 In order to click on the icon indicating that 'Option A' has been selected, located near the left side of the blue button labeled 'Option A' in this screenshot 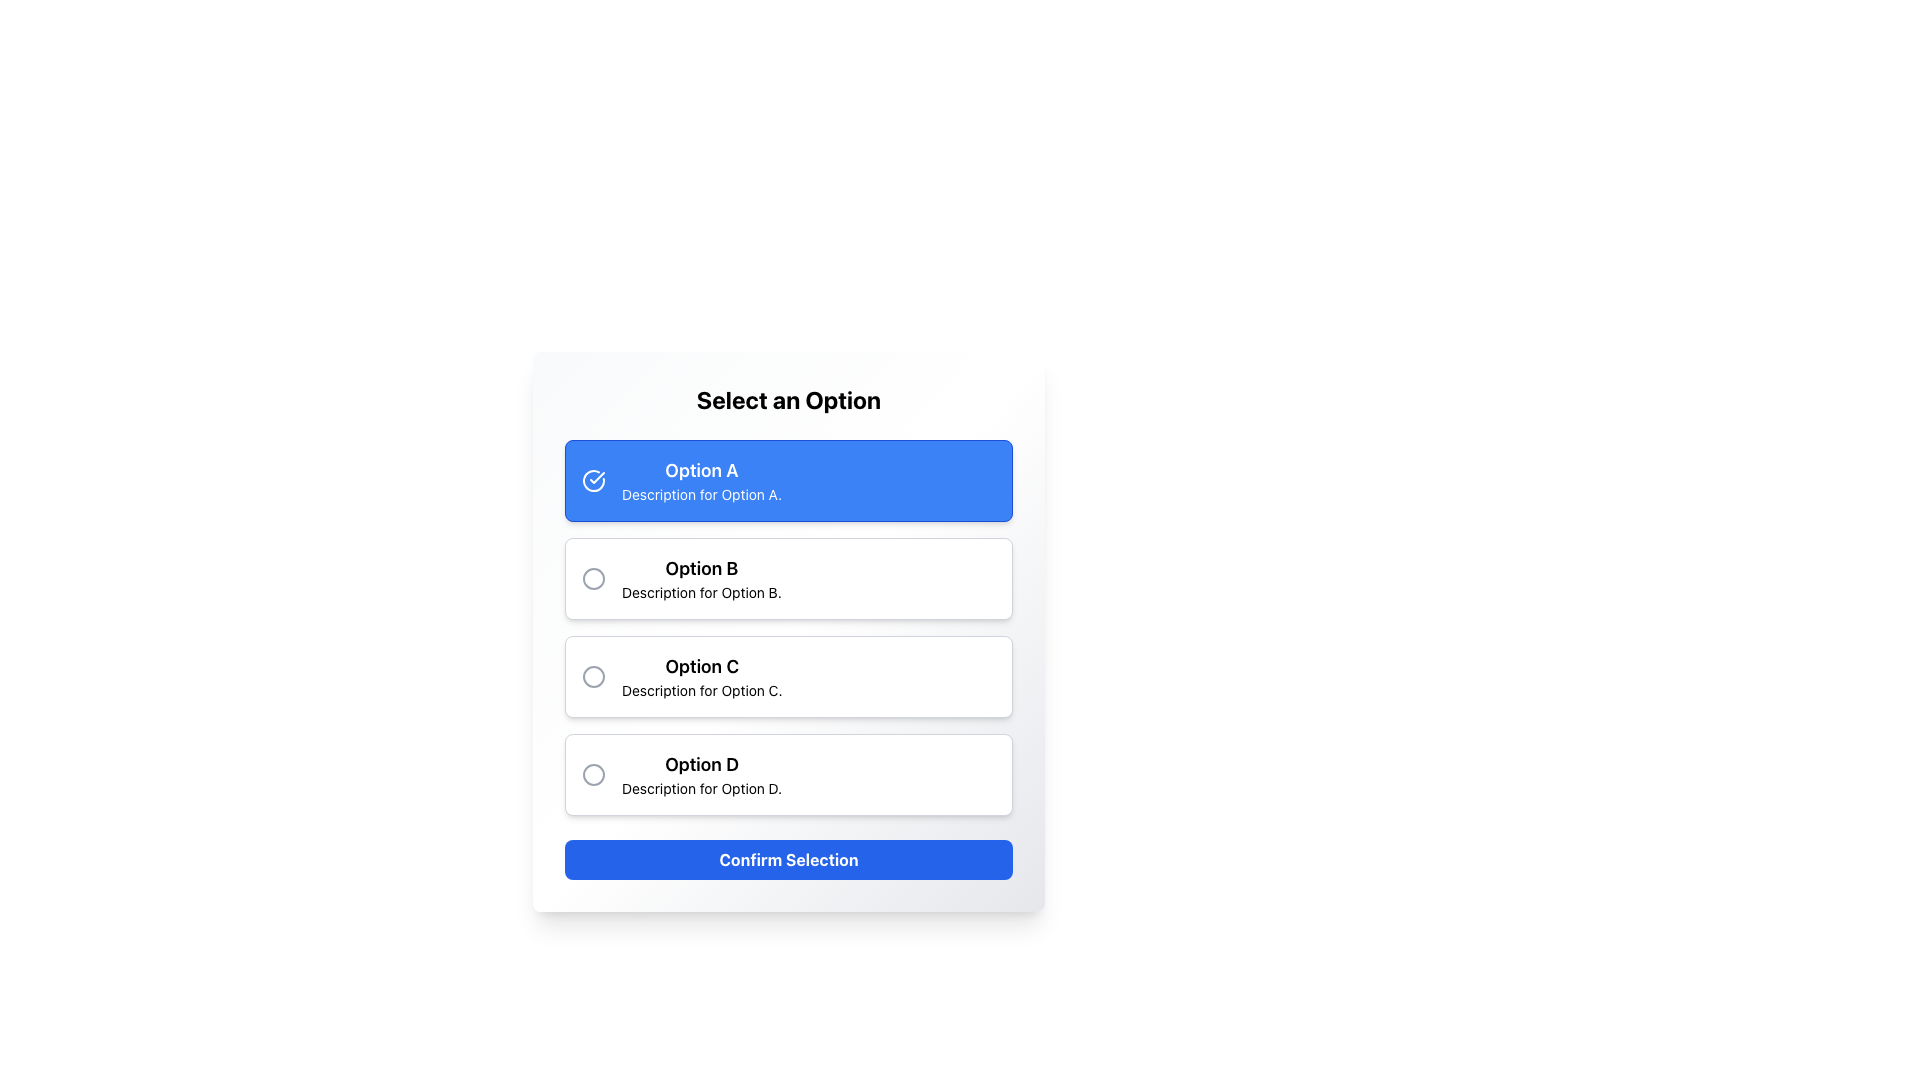, I will do `click(593, 481)`.